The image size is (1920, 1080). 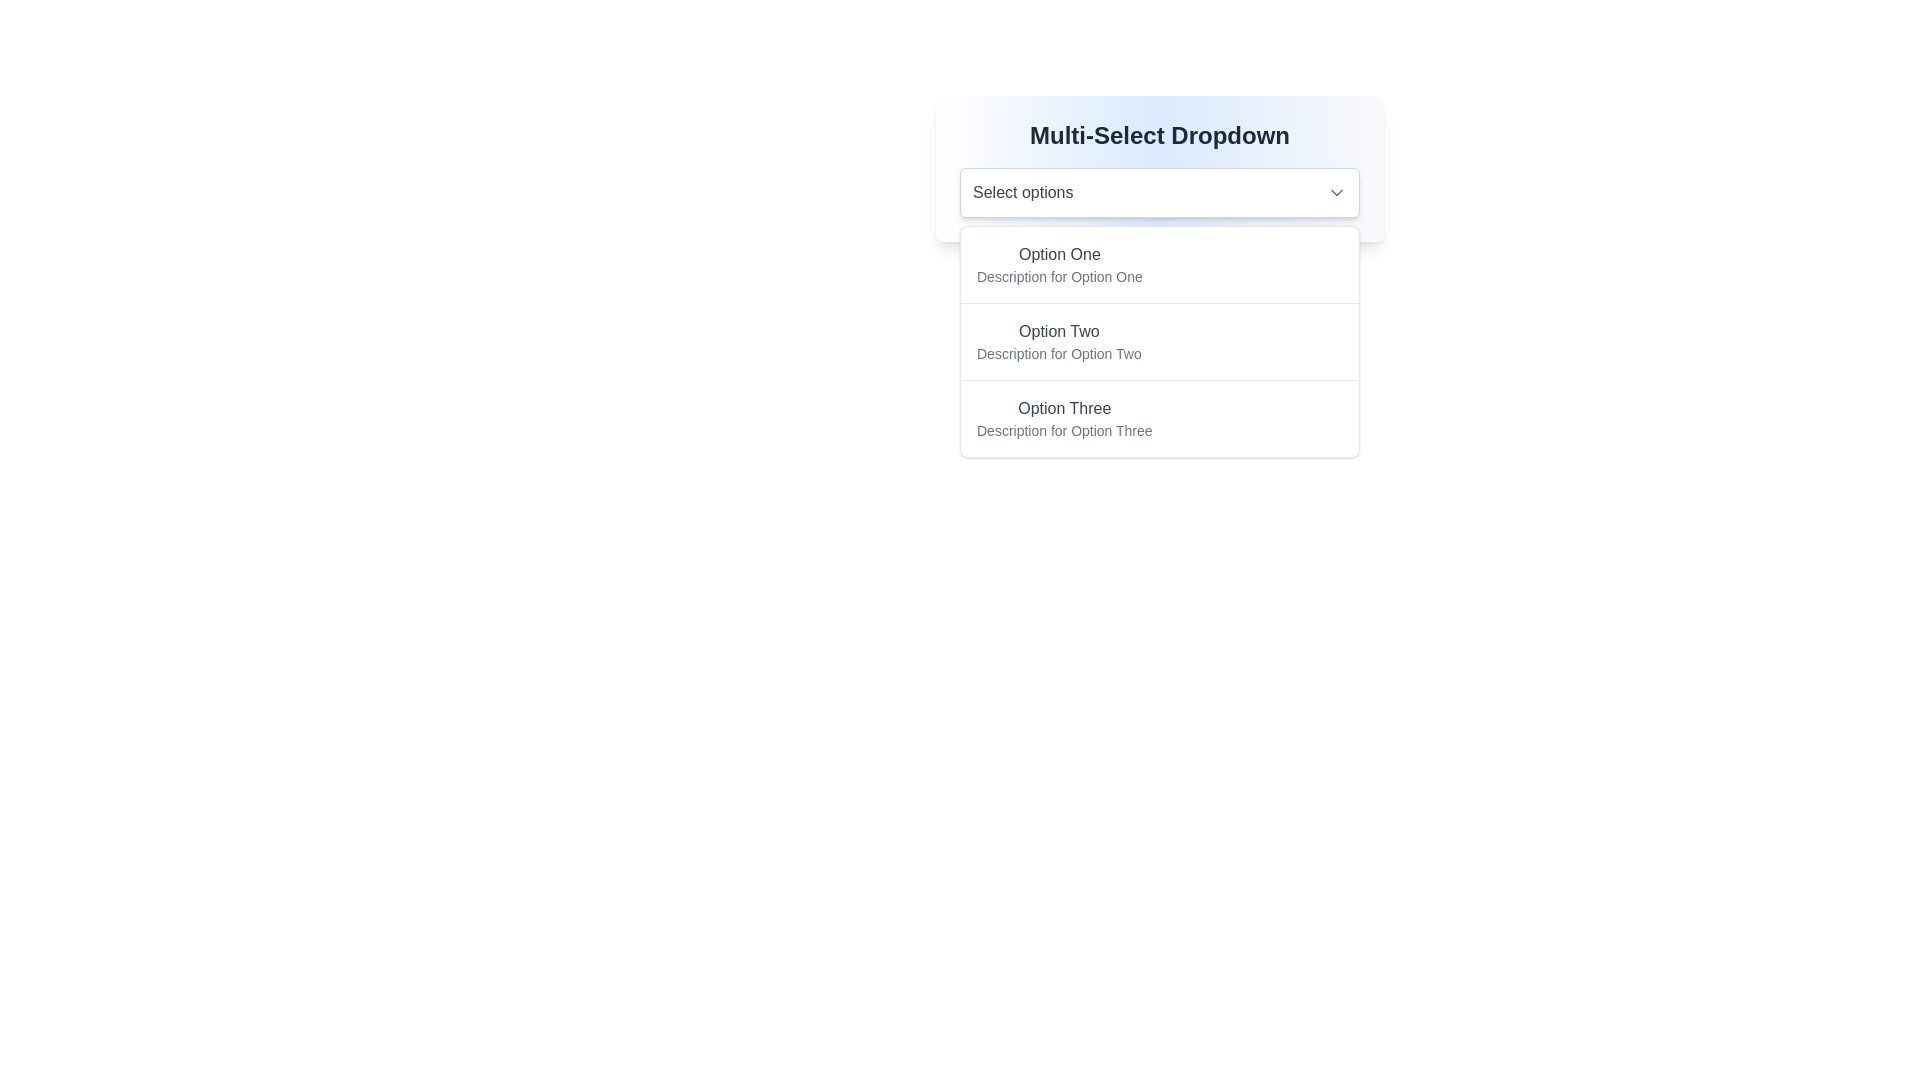 What do you see at coordinates (1063, 407) in the screenshot?
I see `the text label indicating the third option in the multi-select dropdown, which conveys the option's name to users` at bounding box center [1063, 407].